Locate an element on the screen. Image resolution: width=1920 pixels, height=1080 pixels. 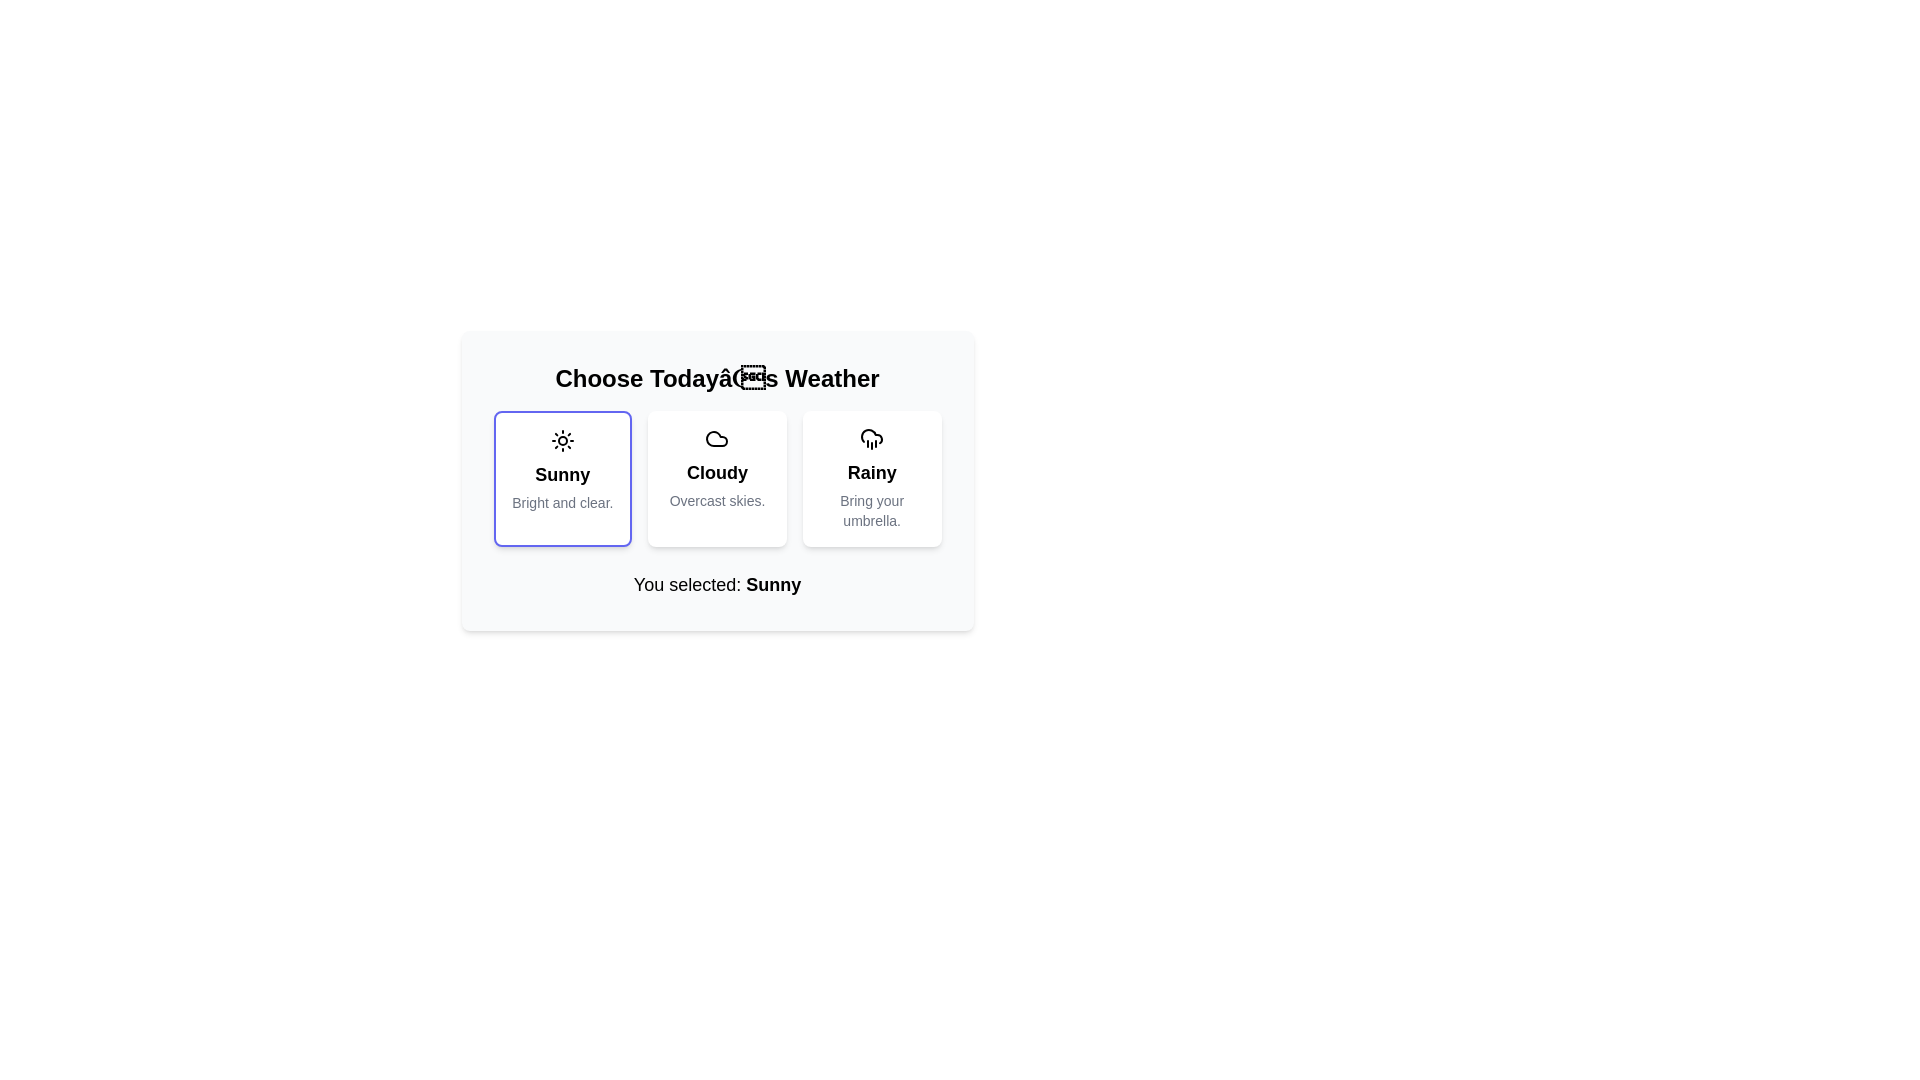
the 'Rainy' weather condition icon located at the top of the 'Rainy' weather card, positioned on the rightmost side among three weather option cards is located at coordinates (872, 438).